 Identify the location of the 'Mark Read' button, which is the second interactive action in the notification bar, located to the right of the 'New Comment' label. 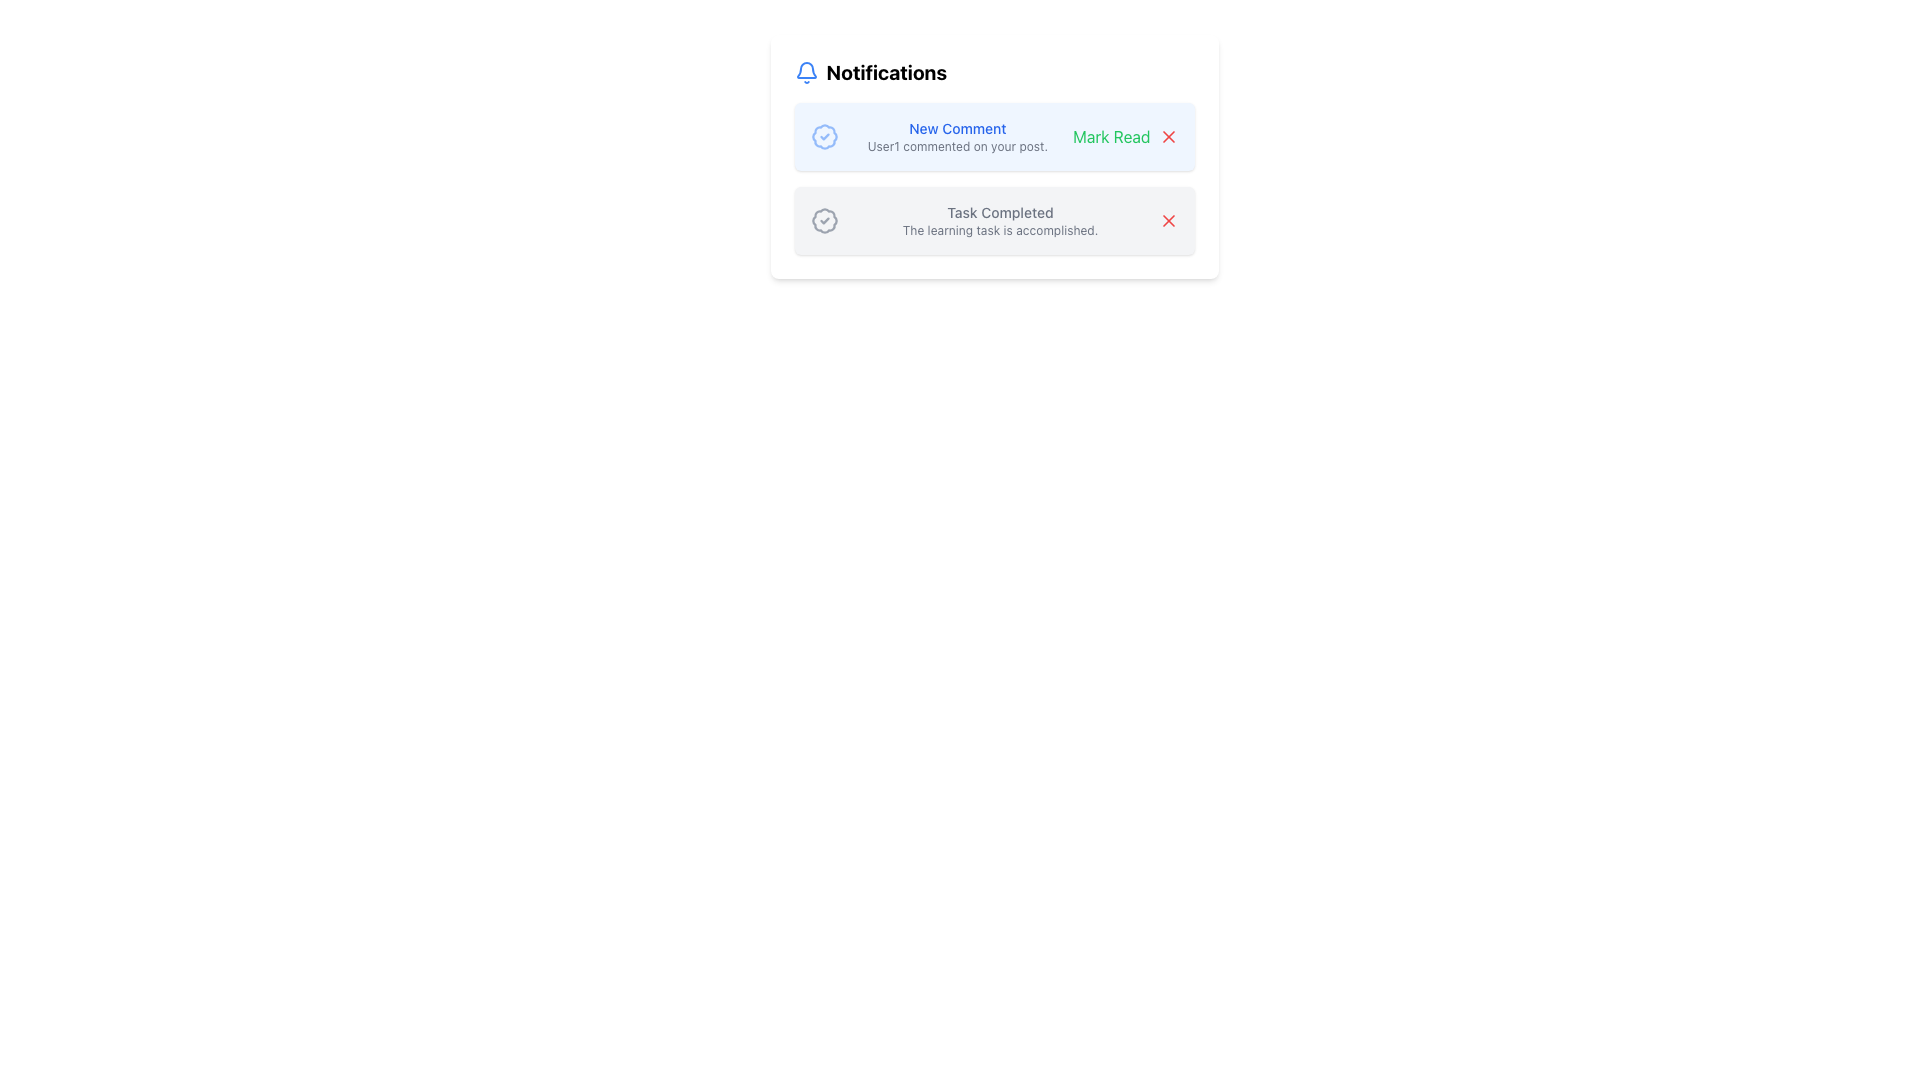
(1125, 136).